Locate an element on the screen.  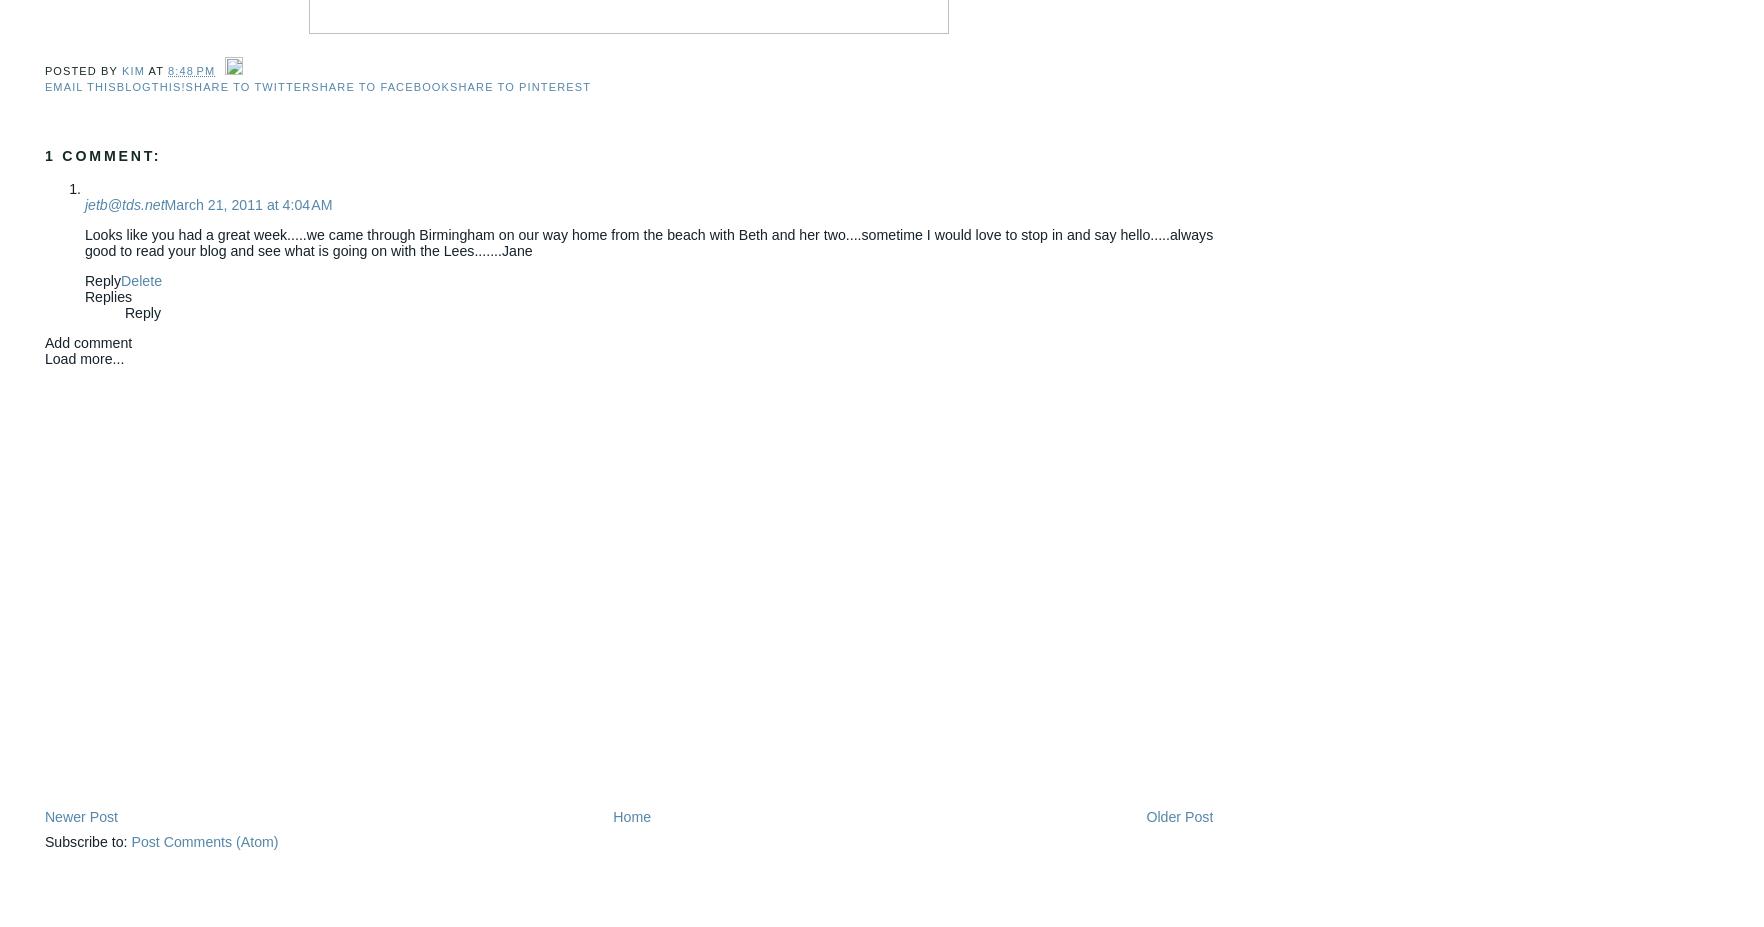
'Share to Pinterest' is located at coordinates (520, 85).